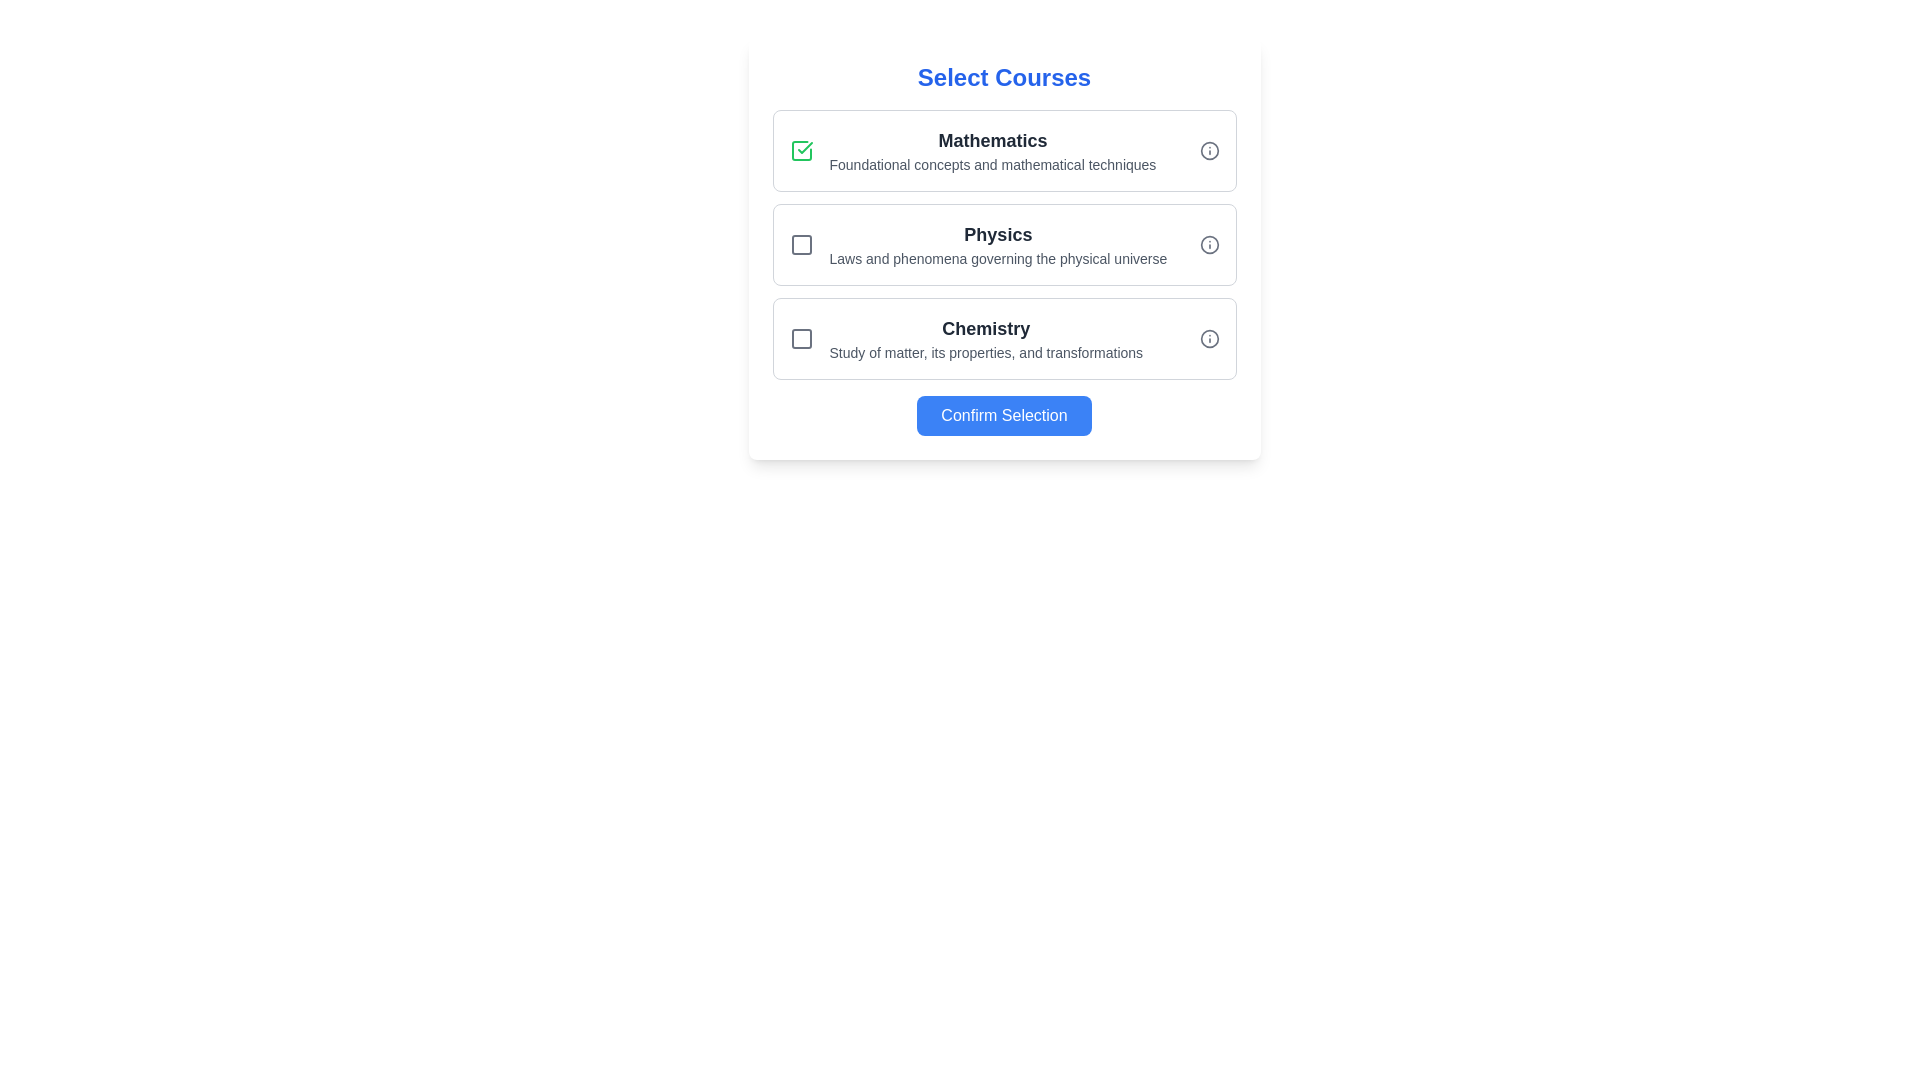  Describe the element at coordinates (993, 164) in the screenshot. I see `the text component displaying 'Foundational concepts and mathematical techniques' located beneath the 'Mathematics' header` at that location.